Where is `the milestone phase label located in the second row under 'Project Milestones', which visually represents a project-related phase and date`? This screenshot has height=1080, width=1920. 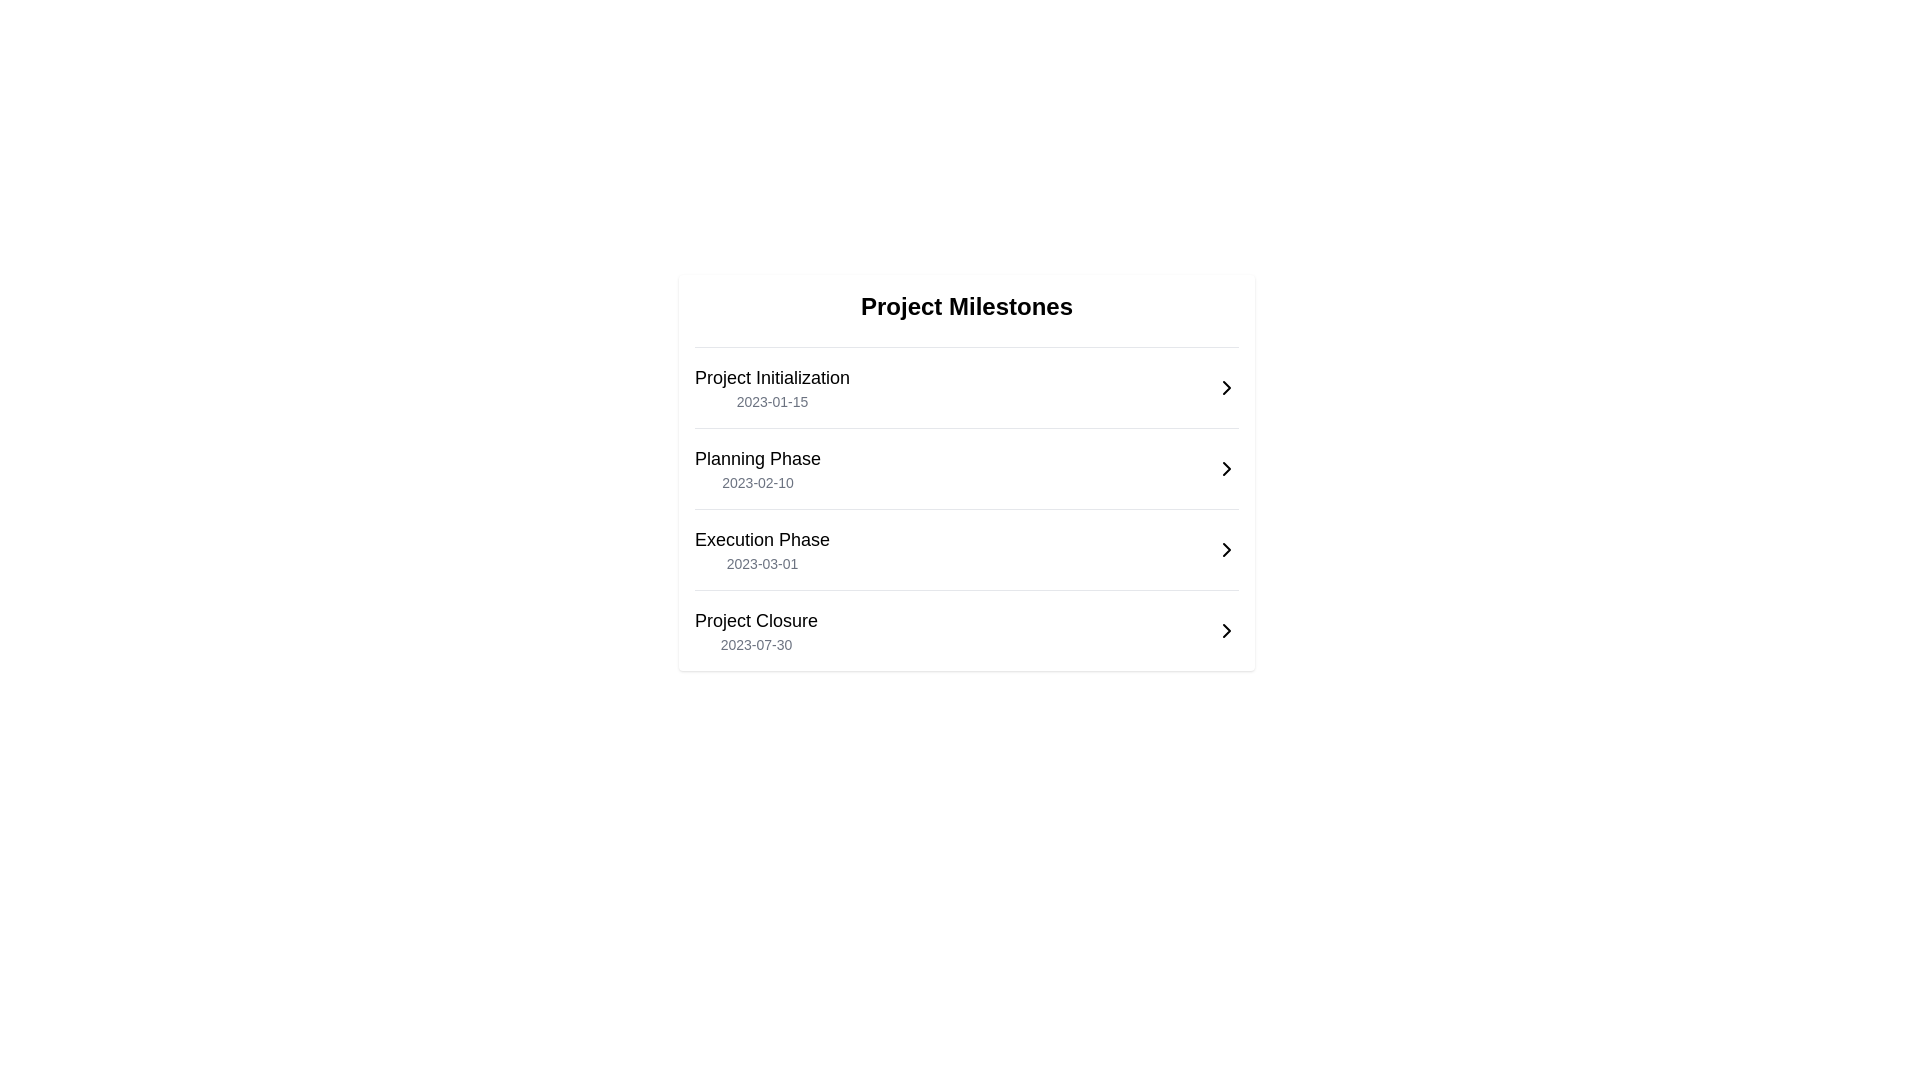 the milestone phase label located in the second row under 'Project Milestones', which visually represents a project-related phase and date is located at coordinates (757, 469).